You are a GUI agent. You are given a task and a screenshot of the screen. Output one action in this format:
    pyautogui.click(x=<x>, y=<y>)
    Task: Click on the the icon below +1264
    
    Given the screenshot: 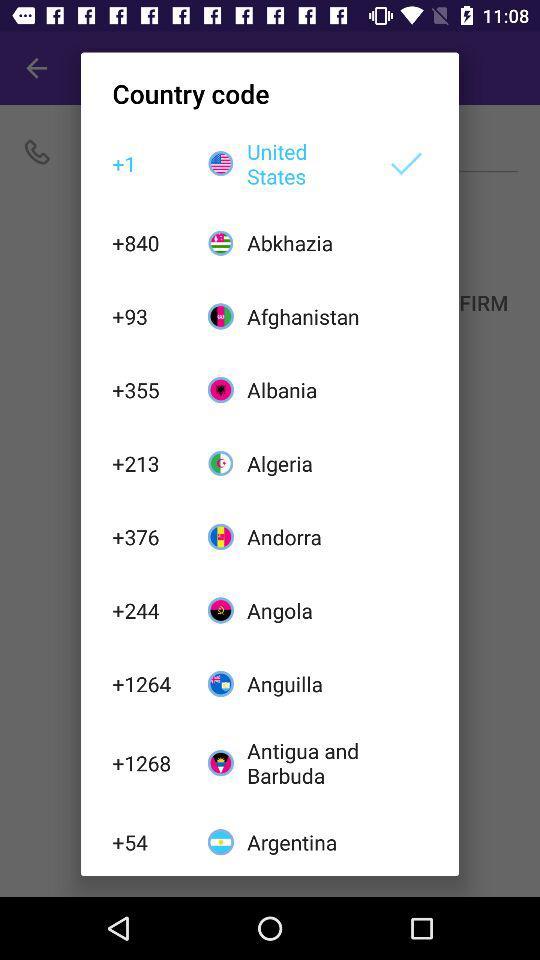 What is the action you would take?
    pyautogui.click(x=148, y=762)
    